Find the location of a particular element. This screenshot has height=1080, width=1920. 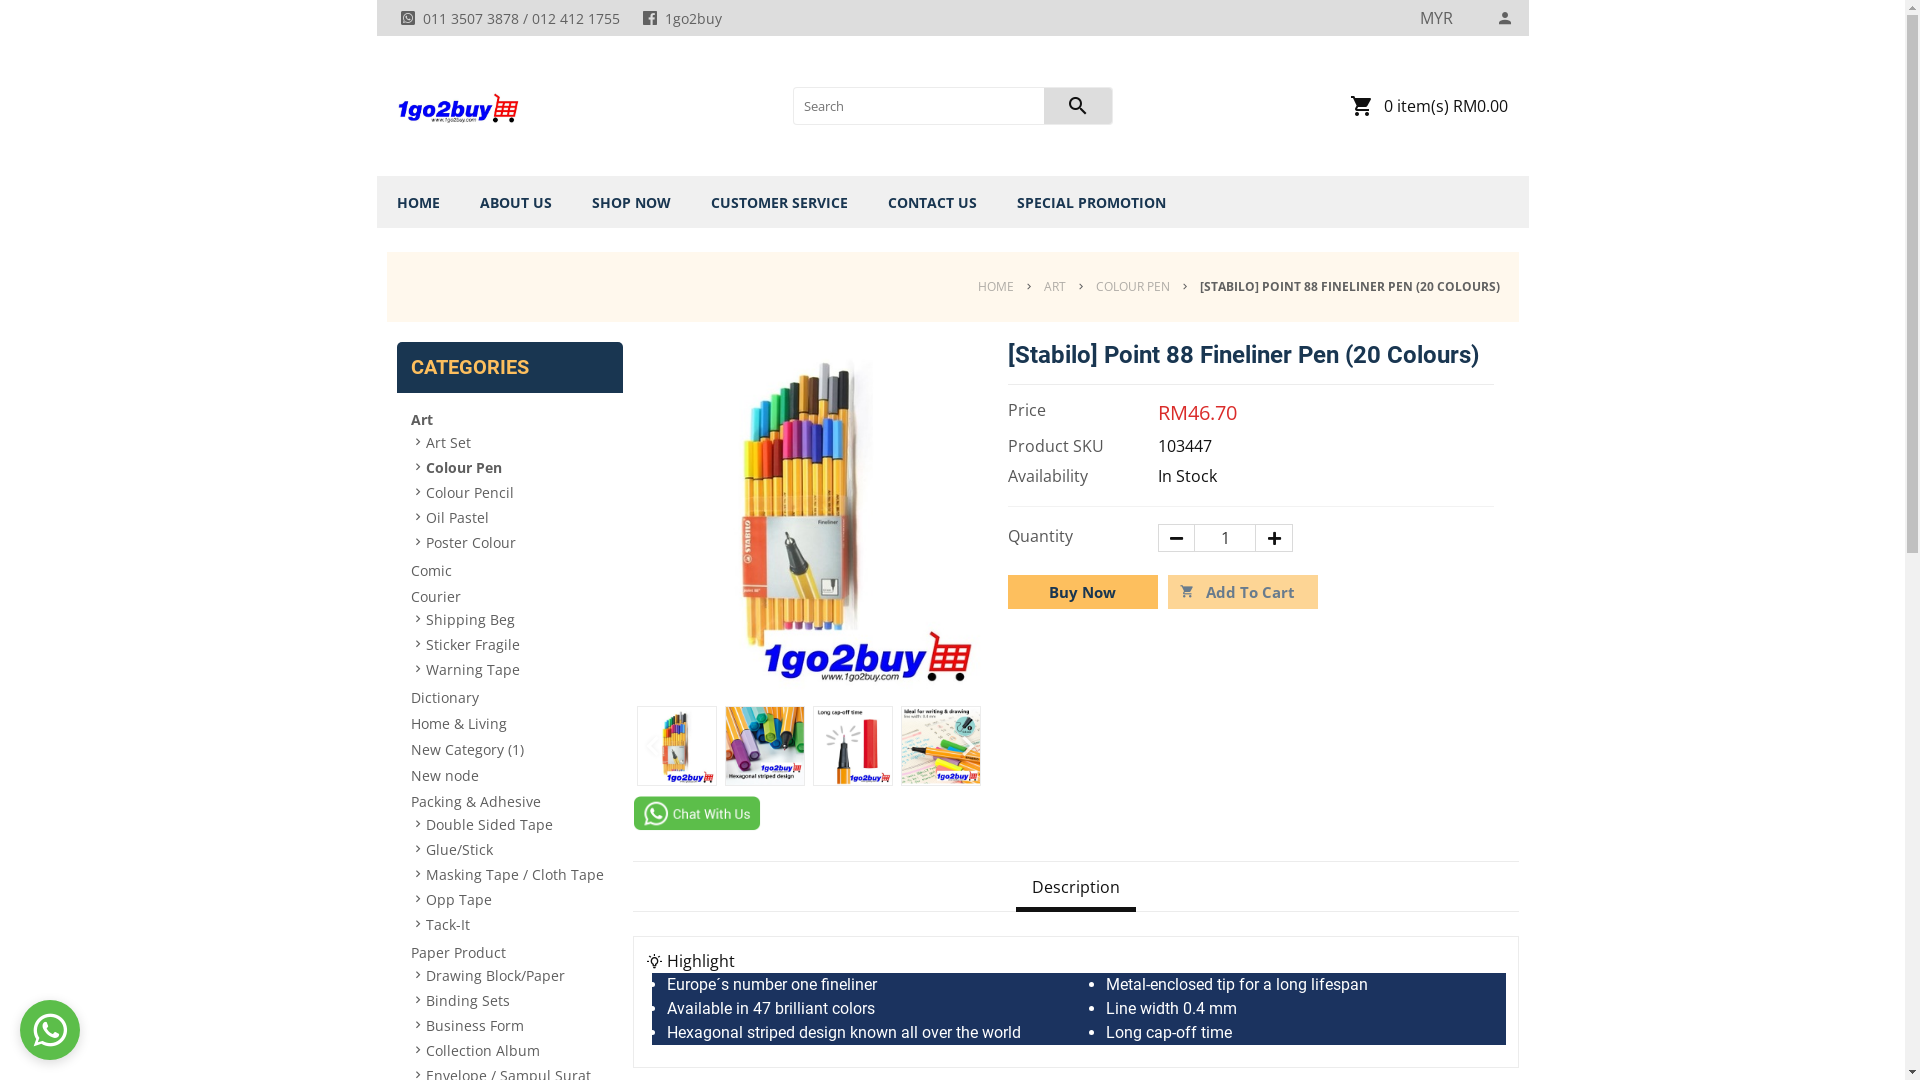

'CUSTOMER SERVICE' is located at coordinates (700, 202).